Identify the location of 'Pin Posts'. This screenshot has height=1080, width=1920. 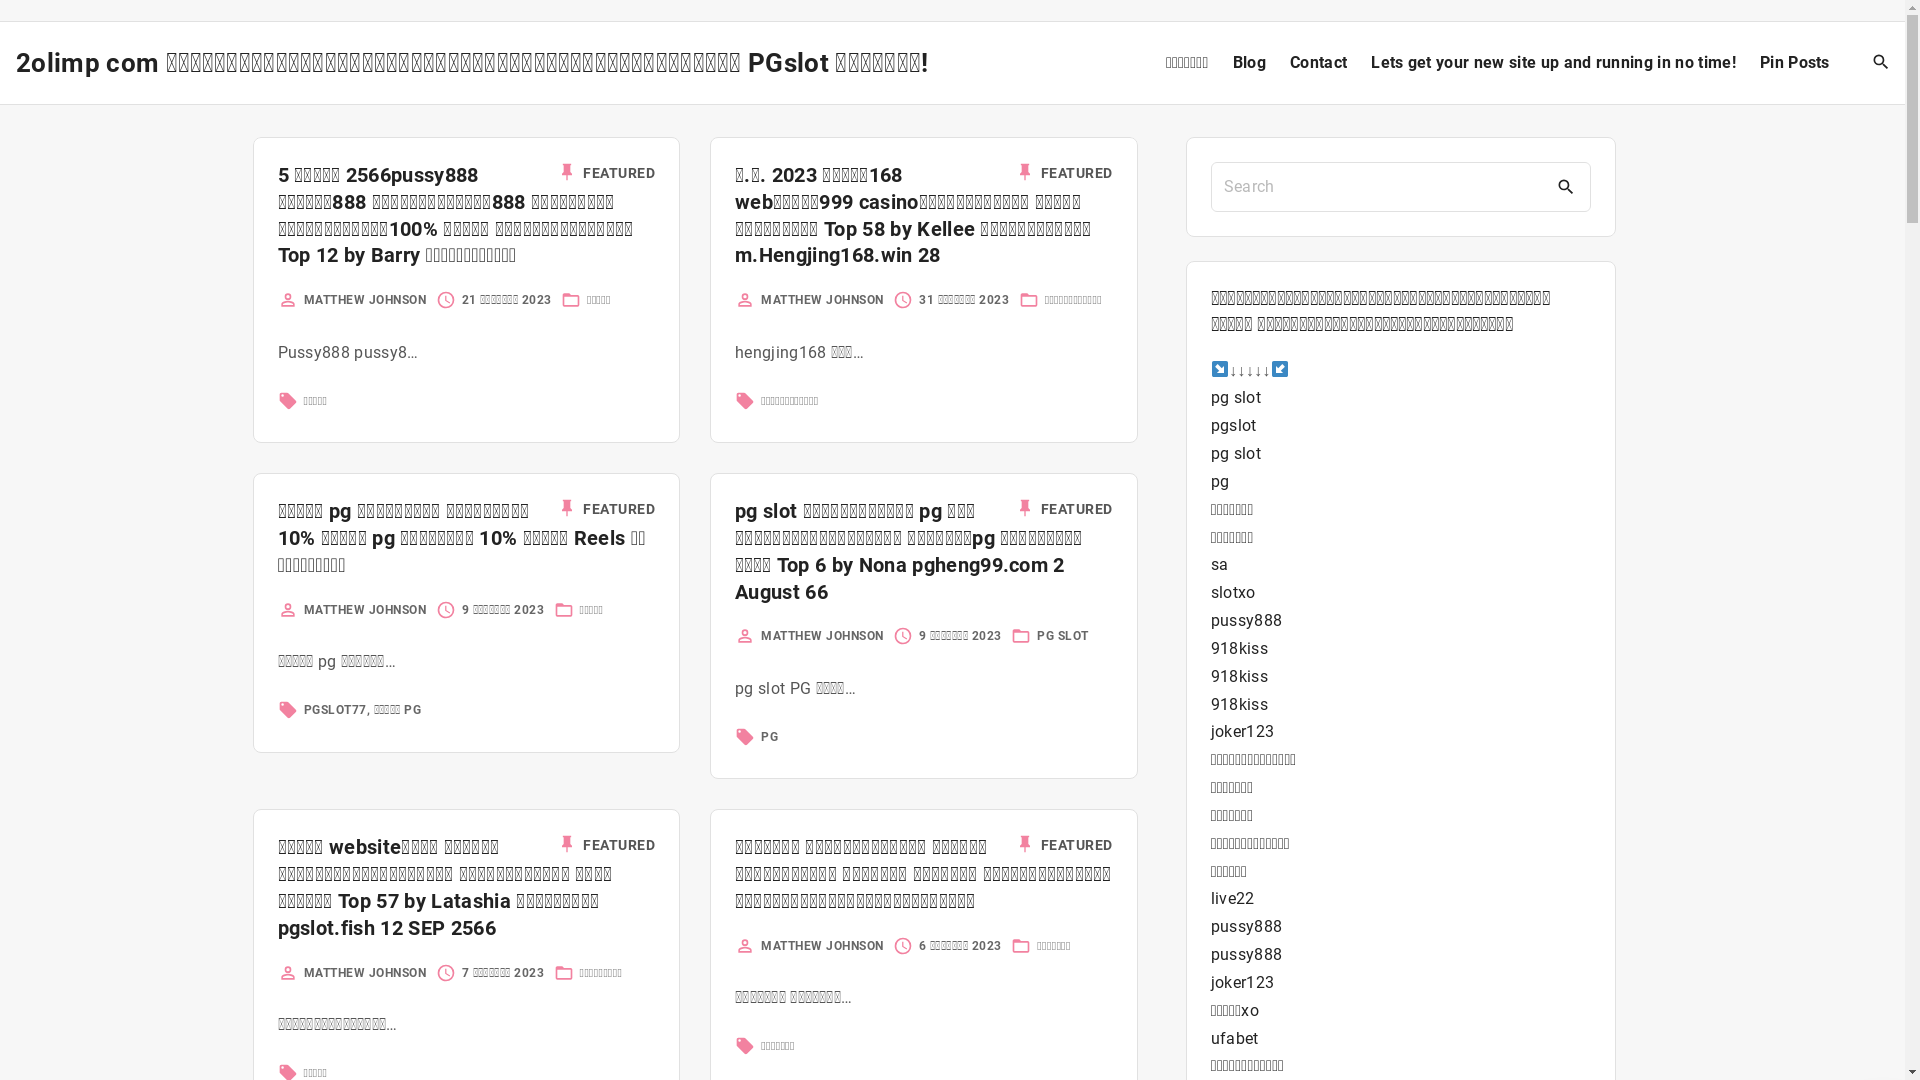
(1795, 61).